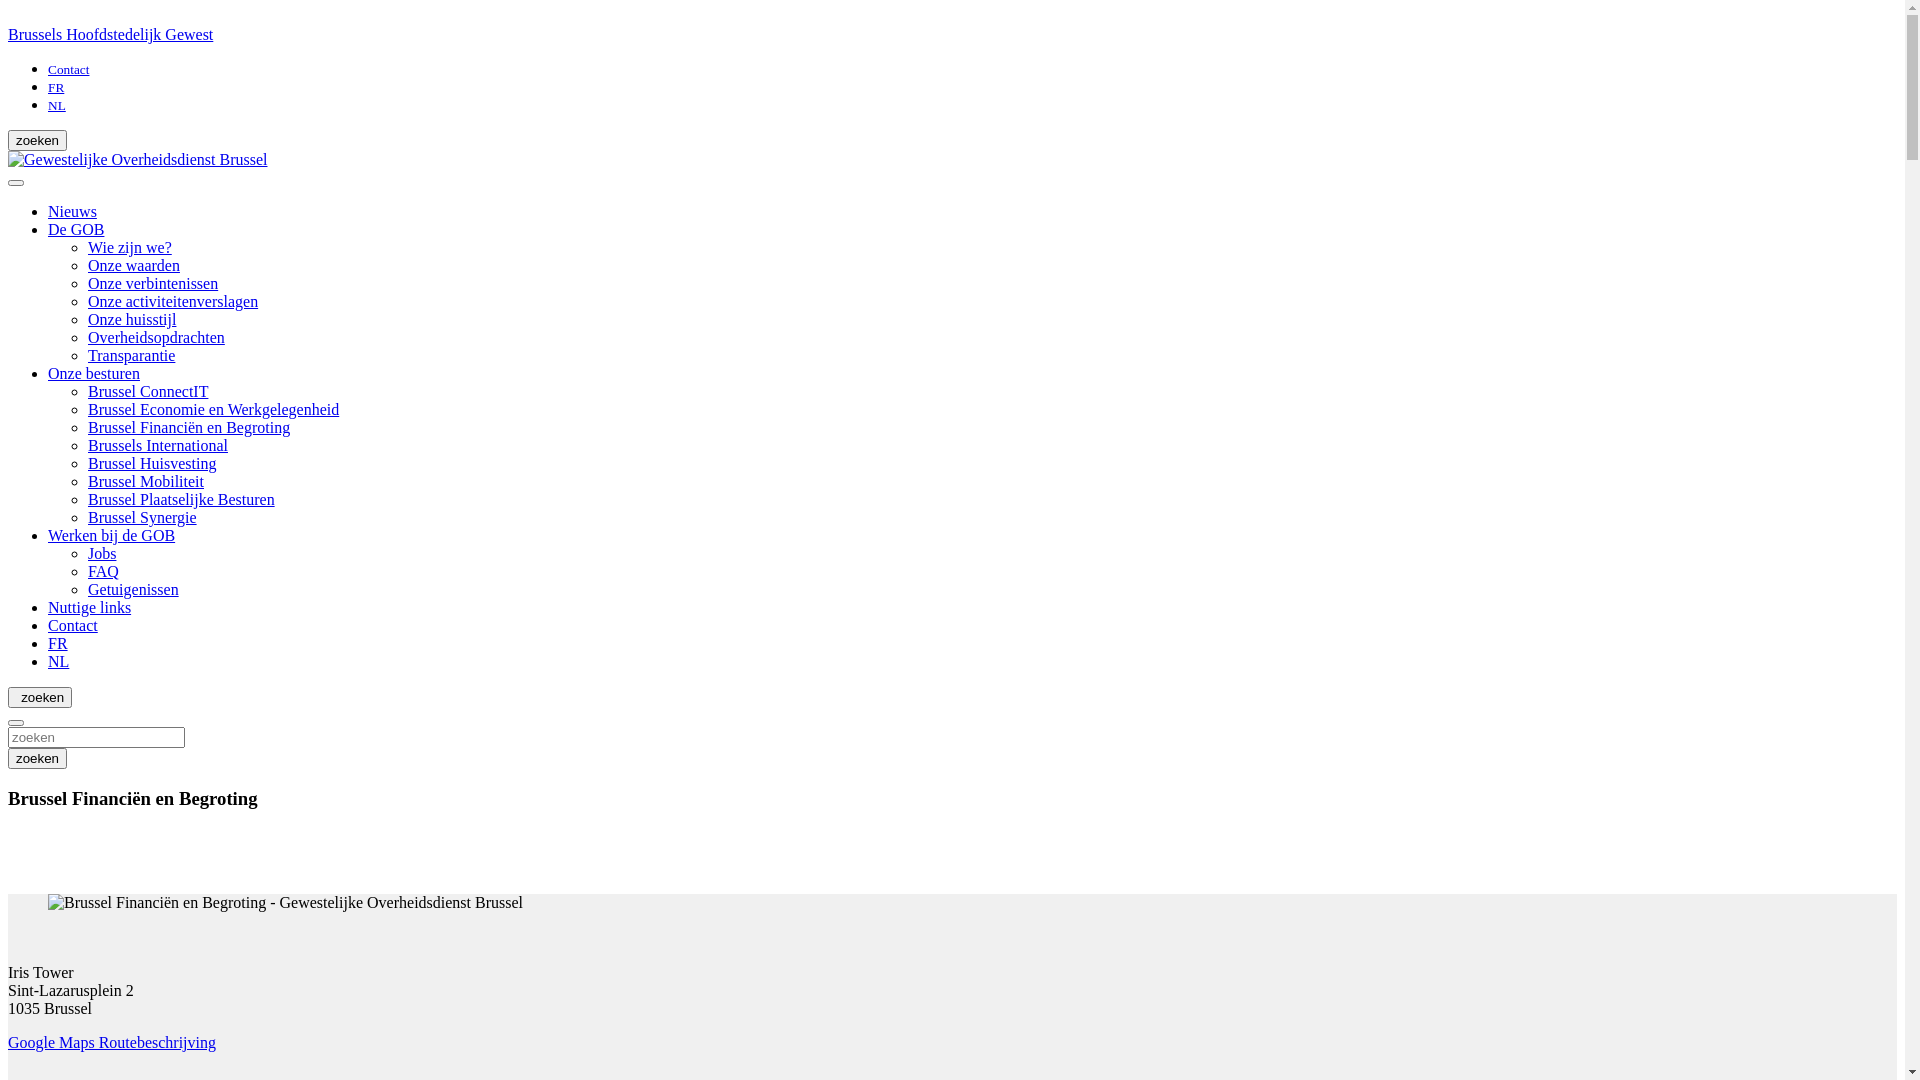 The image size is (1920, 1080). What do you see at coordinates (48, 373) in the screenshot?
I see `'Onze besturen'` at bounding box center [48, 373].